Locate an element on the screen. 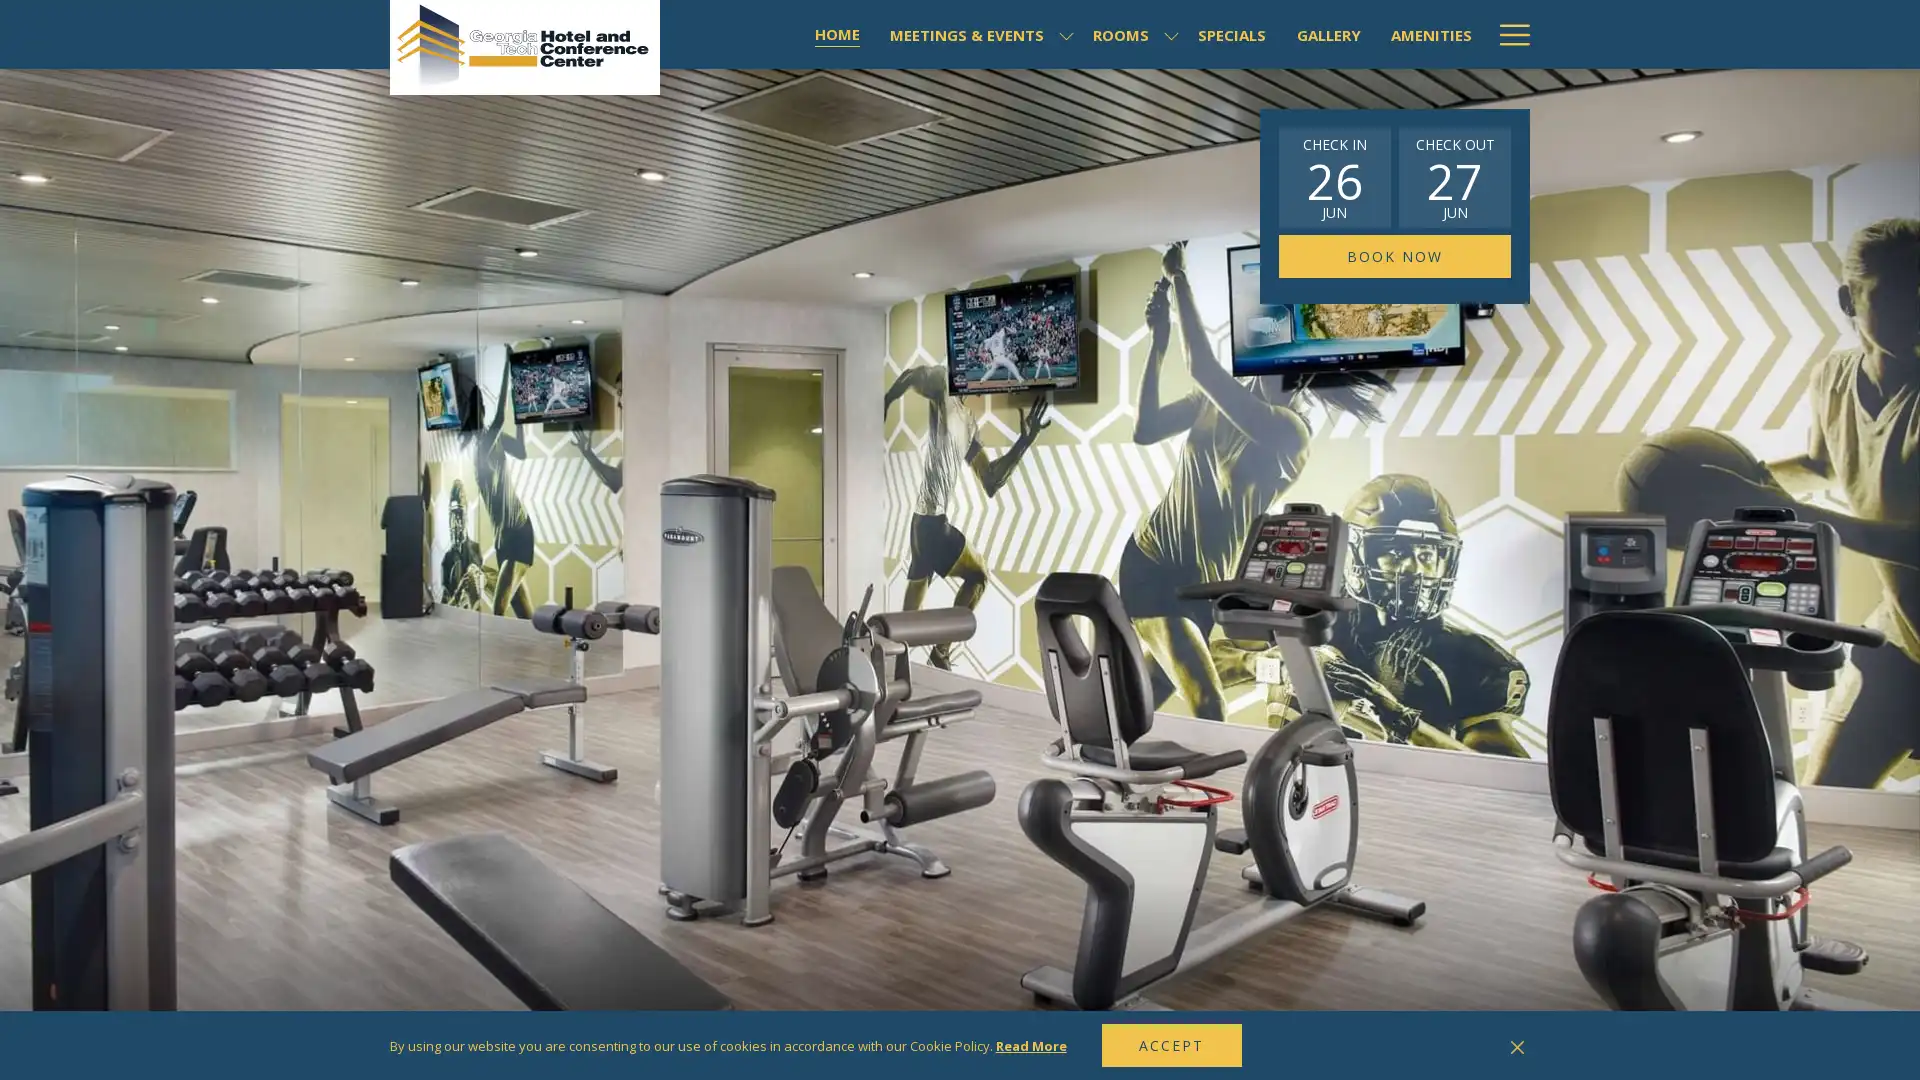 The width and height of the screenshot is (1920, 1080). This button opens the calendar to select check out date. is located at coordinates (1454, 176).